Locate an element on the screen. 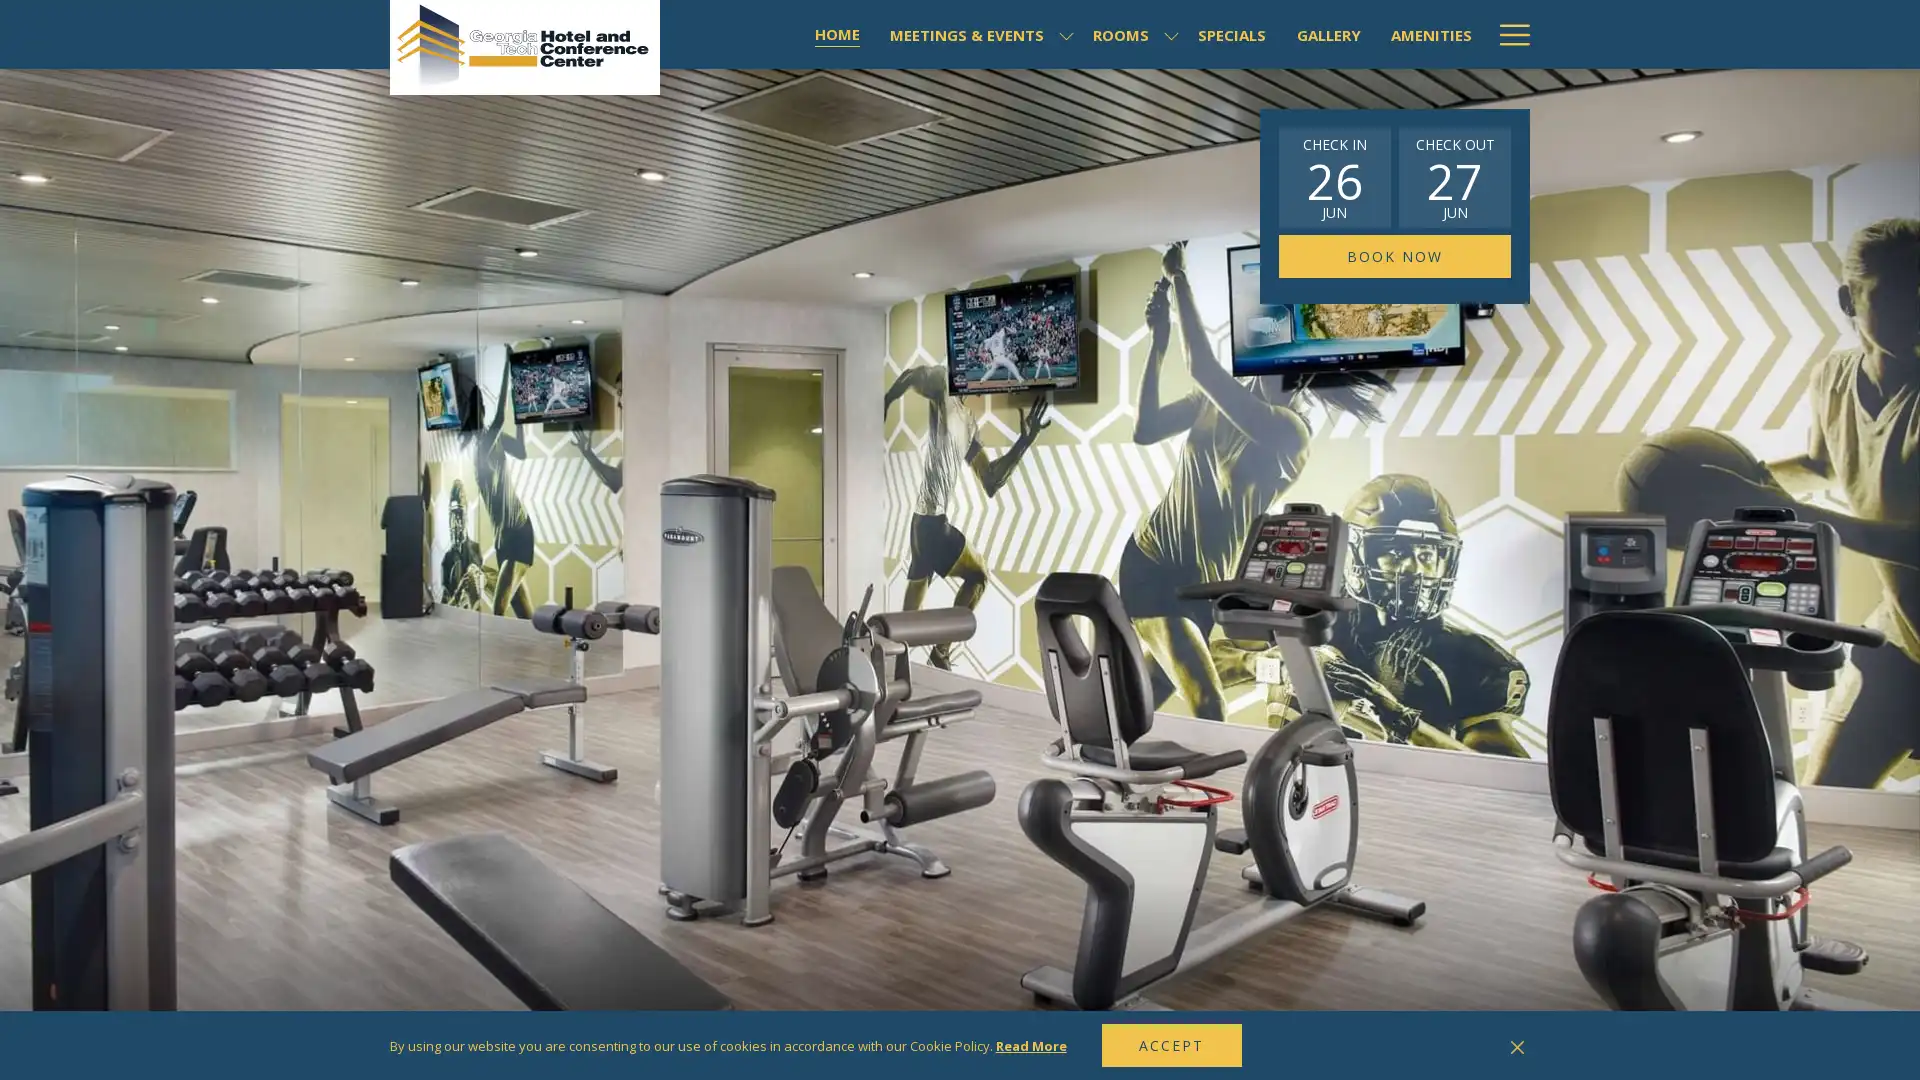 The width and height of the screenshot is (1920, 1080). This button opens the calendar to select check out date. is located at coordinates (1454, 176).